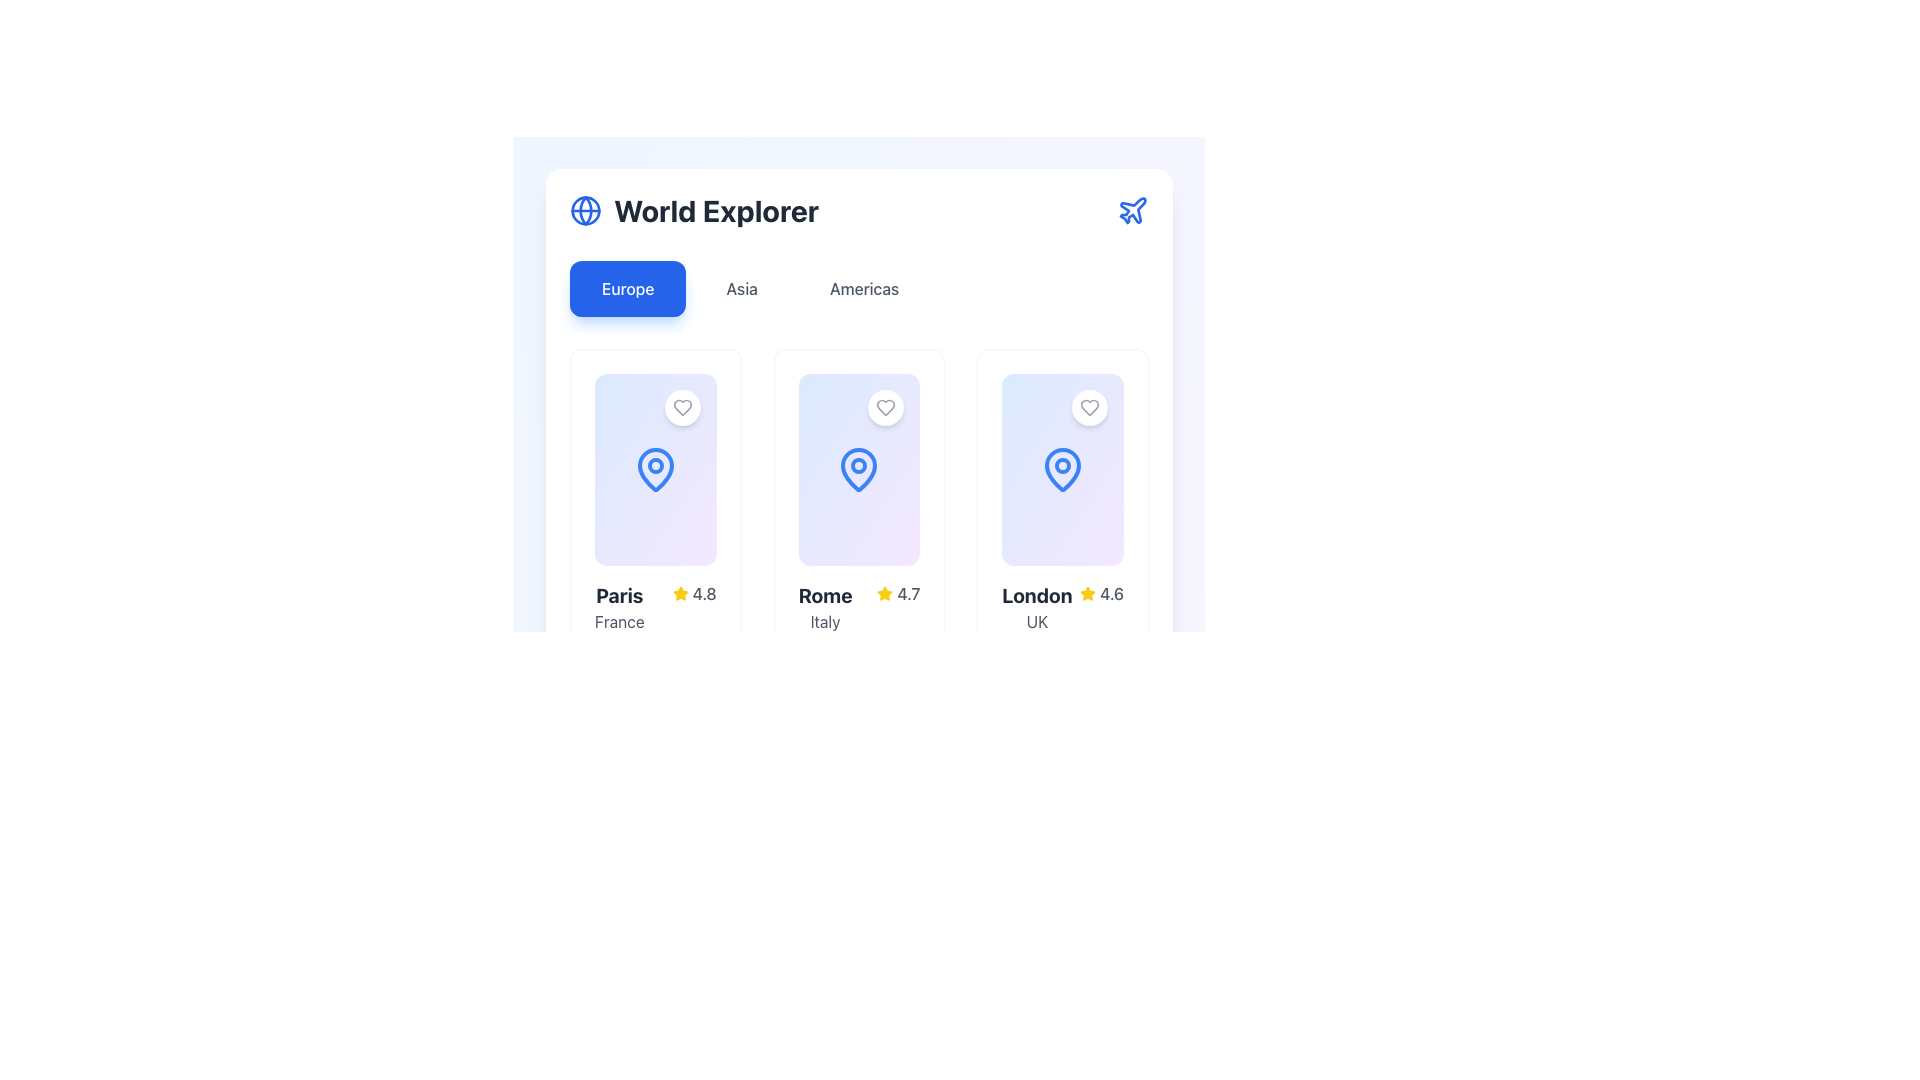 Image resolution: width=1920 pixels, height=1080 pixels. I want to click on the central map pin icon representing 'Rome, Italy' located in the second column of the 'Europe' section by moving the cursor to its center, so click(859, 470).